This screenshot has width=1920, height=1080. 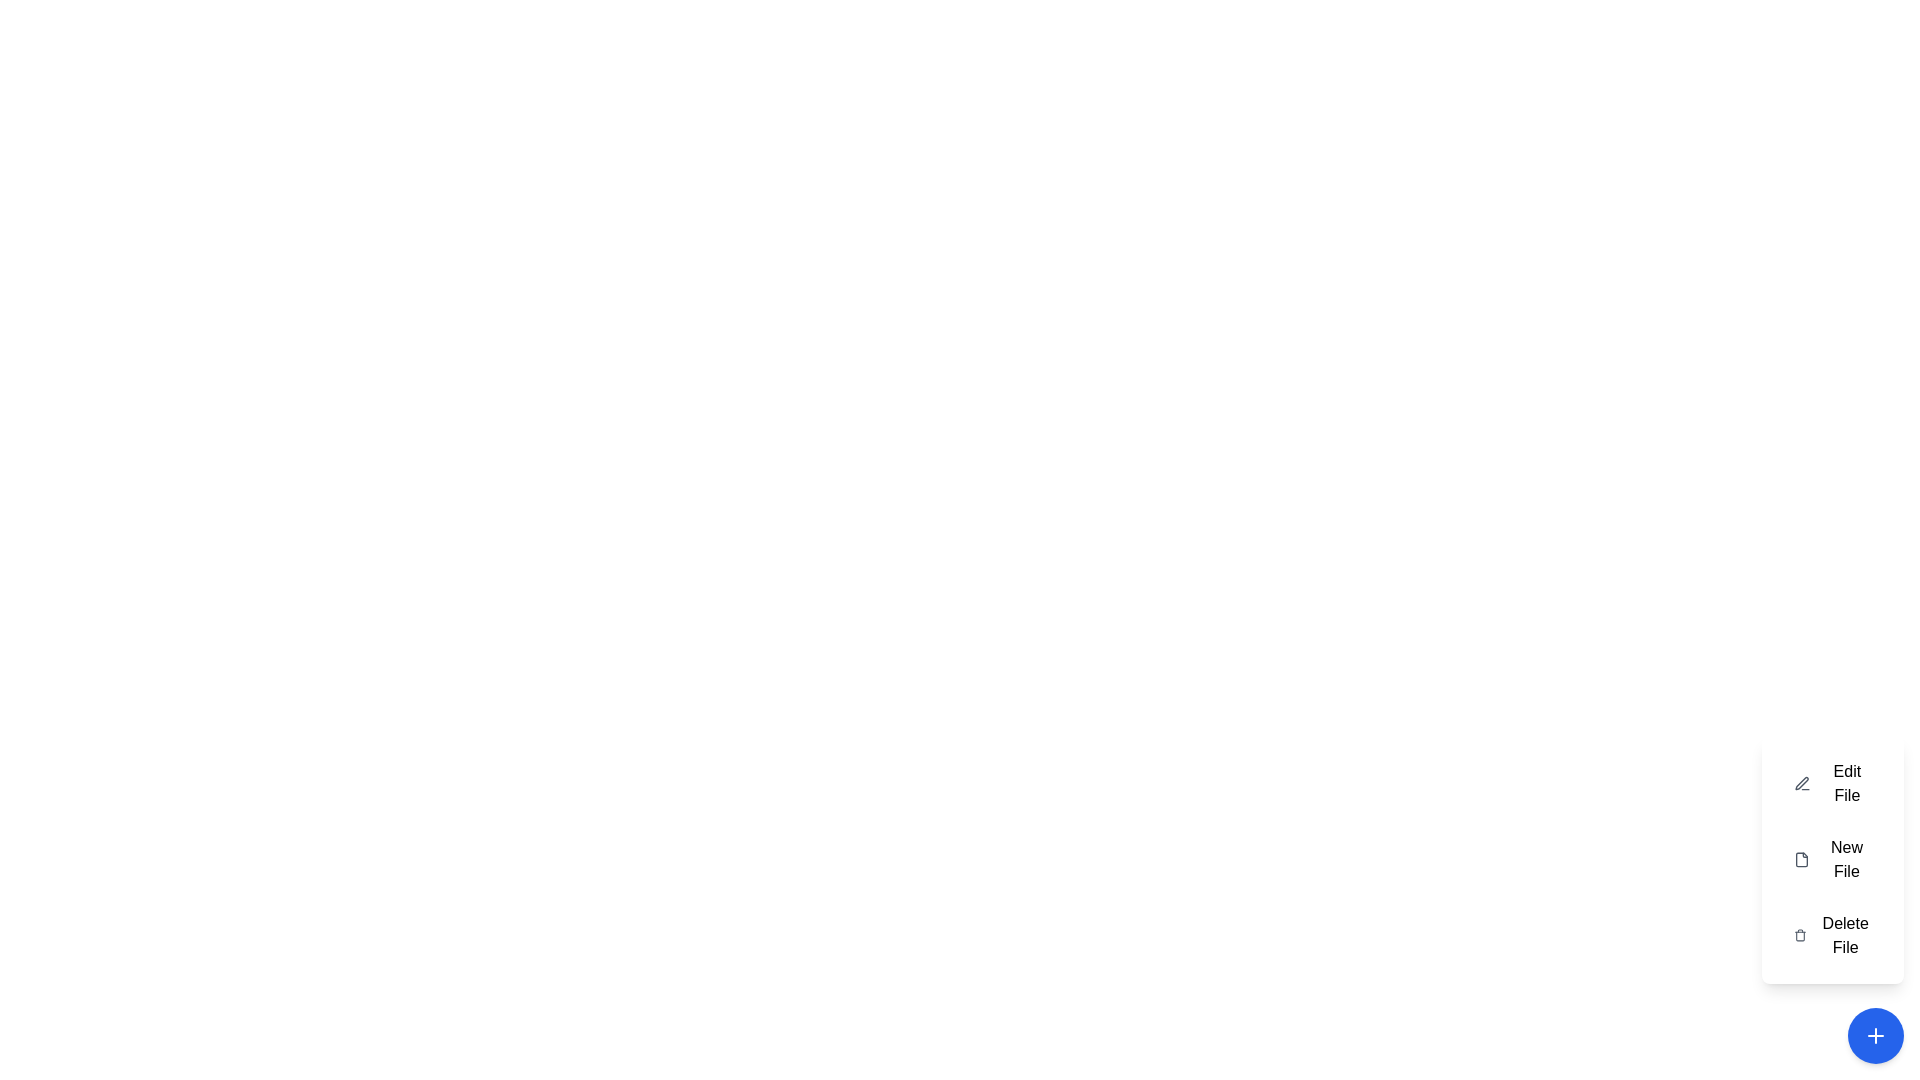 I want to click on the blue circular button with a white plus icon located at the bottom right corner of the interface to observe any hover effects, so click(x=1875, y=1035).